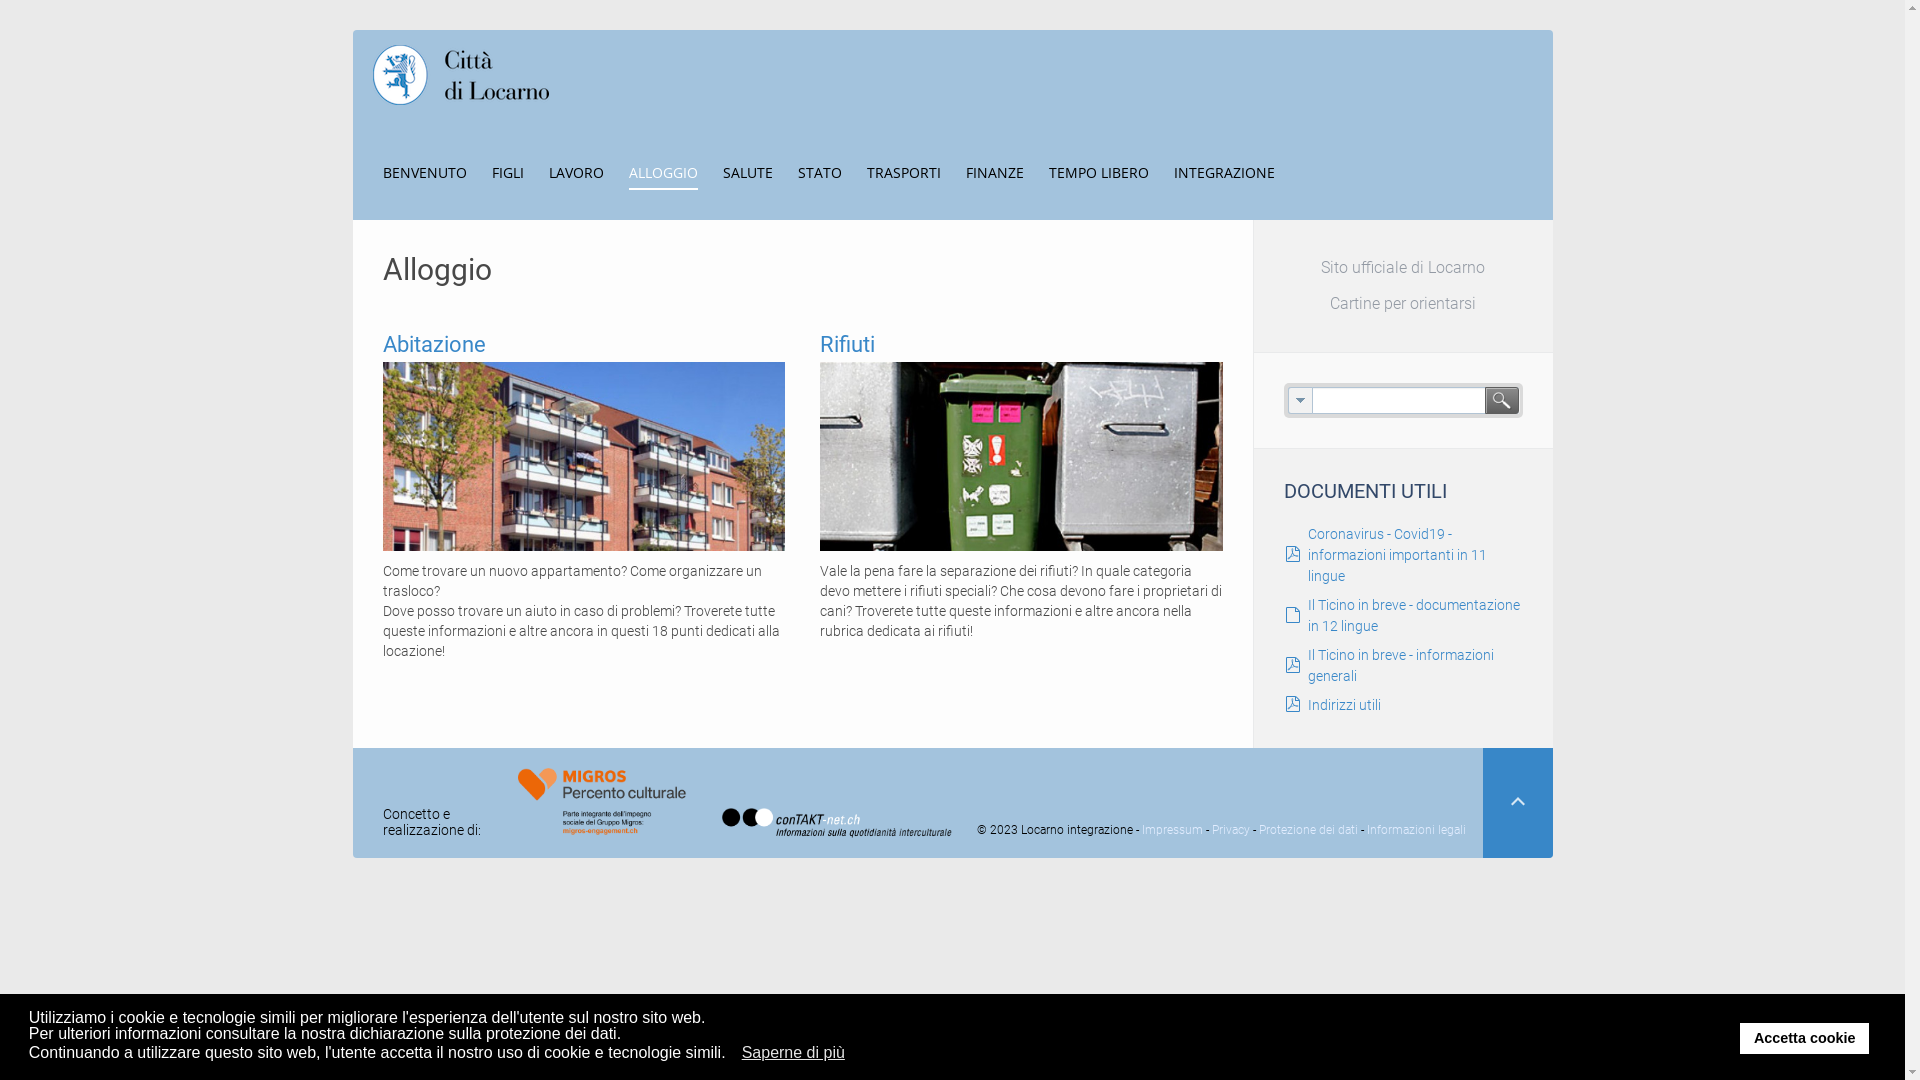  Describe the element at coordinates (1415, 829) in the screenshot. I see `'Informazioni legali'` at that location.